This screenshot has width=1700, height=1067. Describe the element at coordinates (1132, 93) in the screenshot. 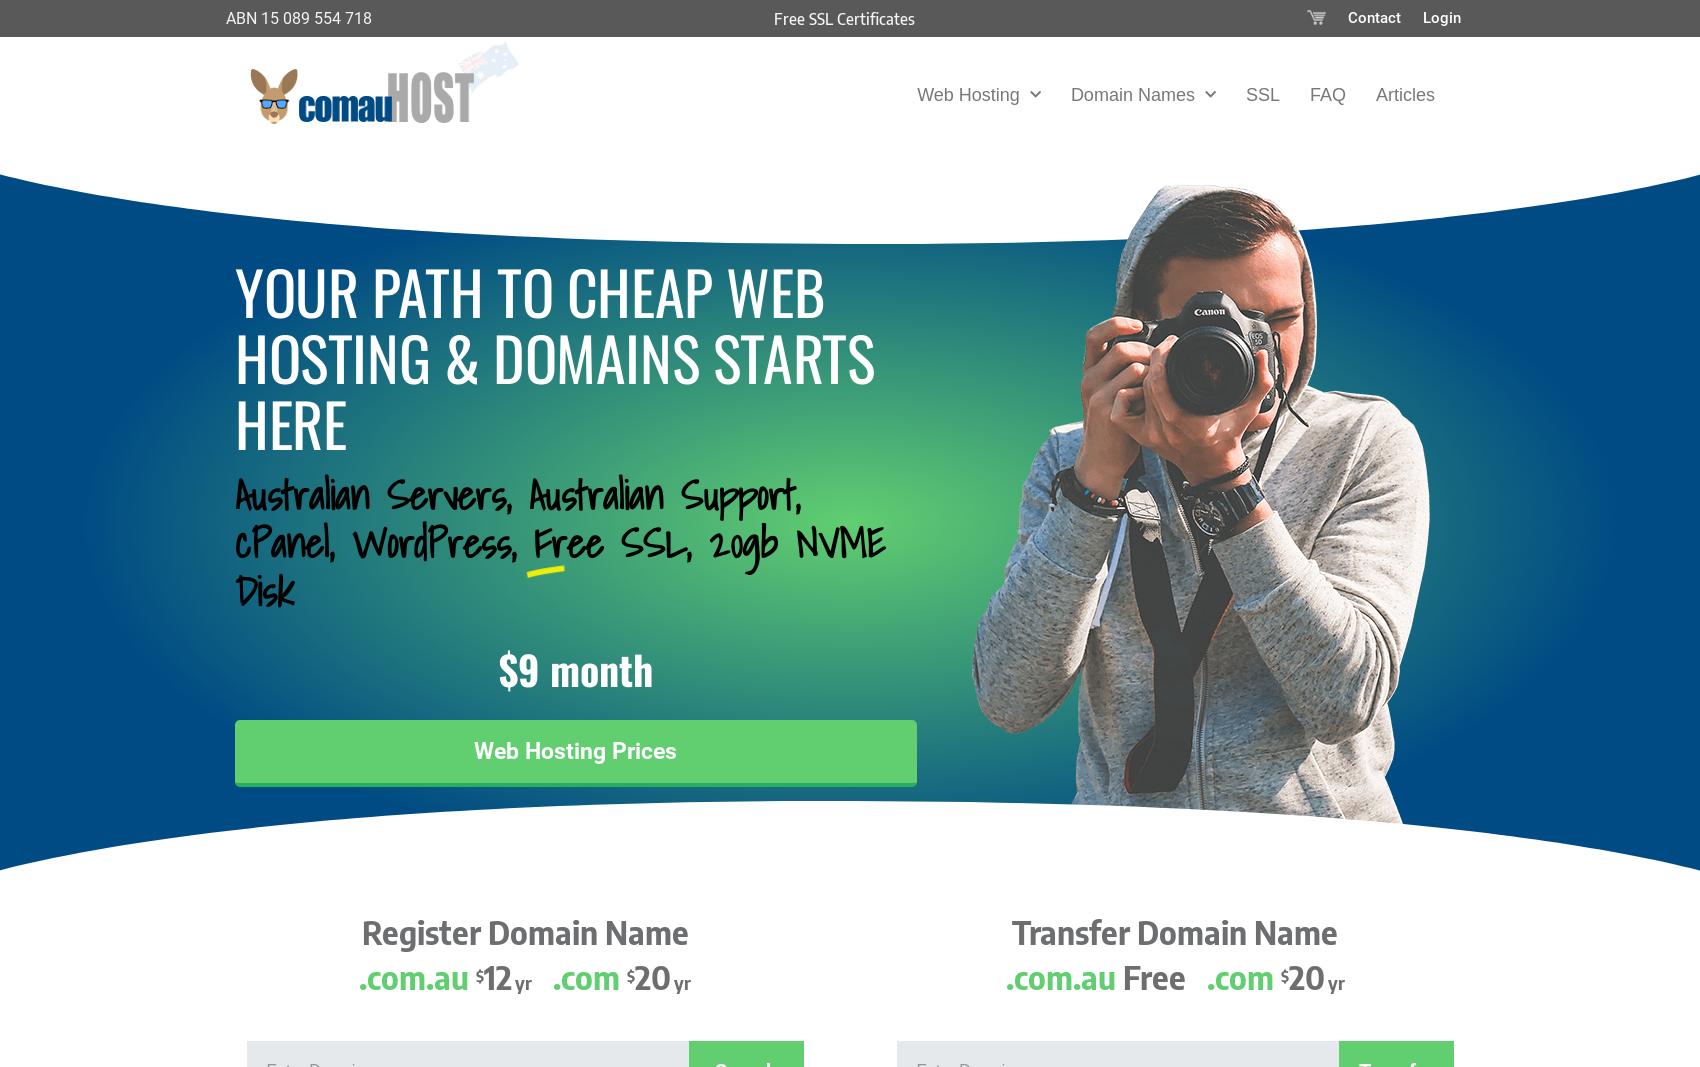

I see `'Domain Names'` at that location.